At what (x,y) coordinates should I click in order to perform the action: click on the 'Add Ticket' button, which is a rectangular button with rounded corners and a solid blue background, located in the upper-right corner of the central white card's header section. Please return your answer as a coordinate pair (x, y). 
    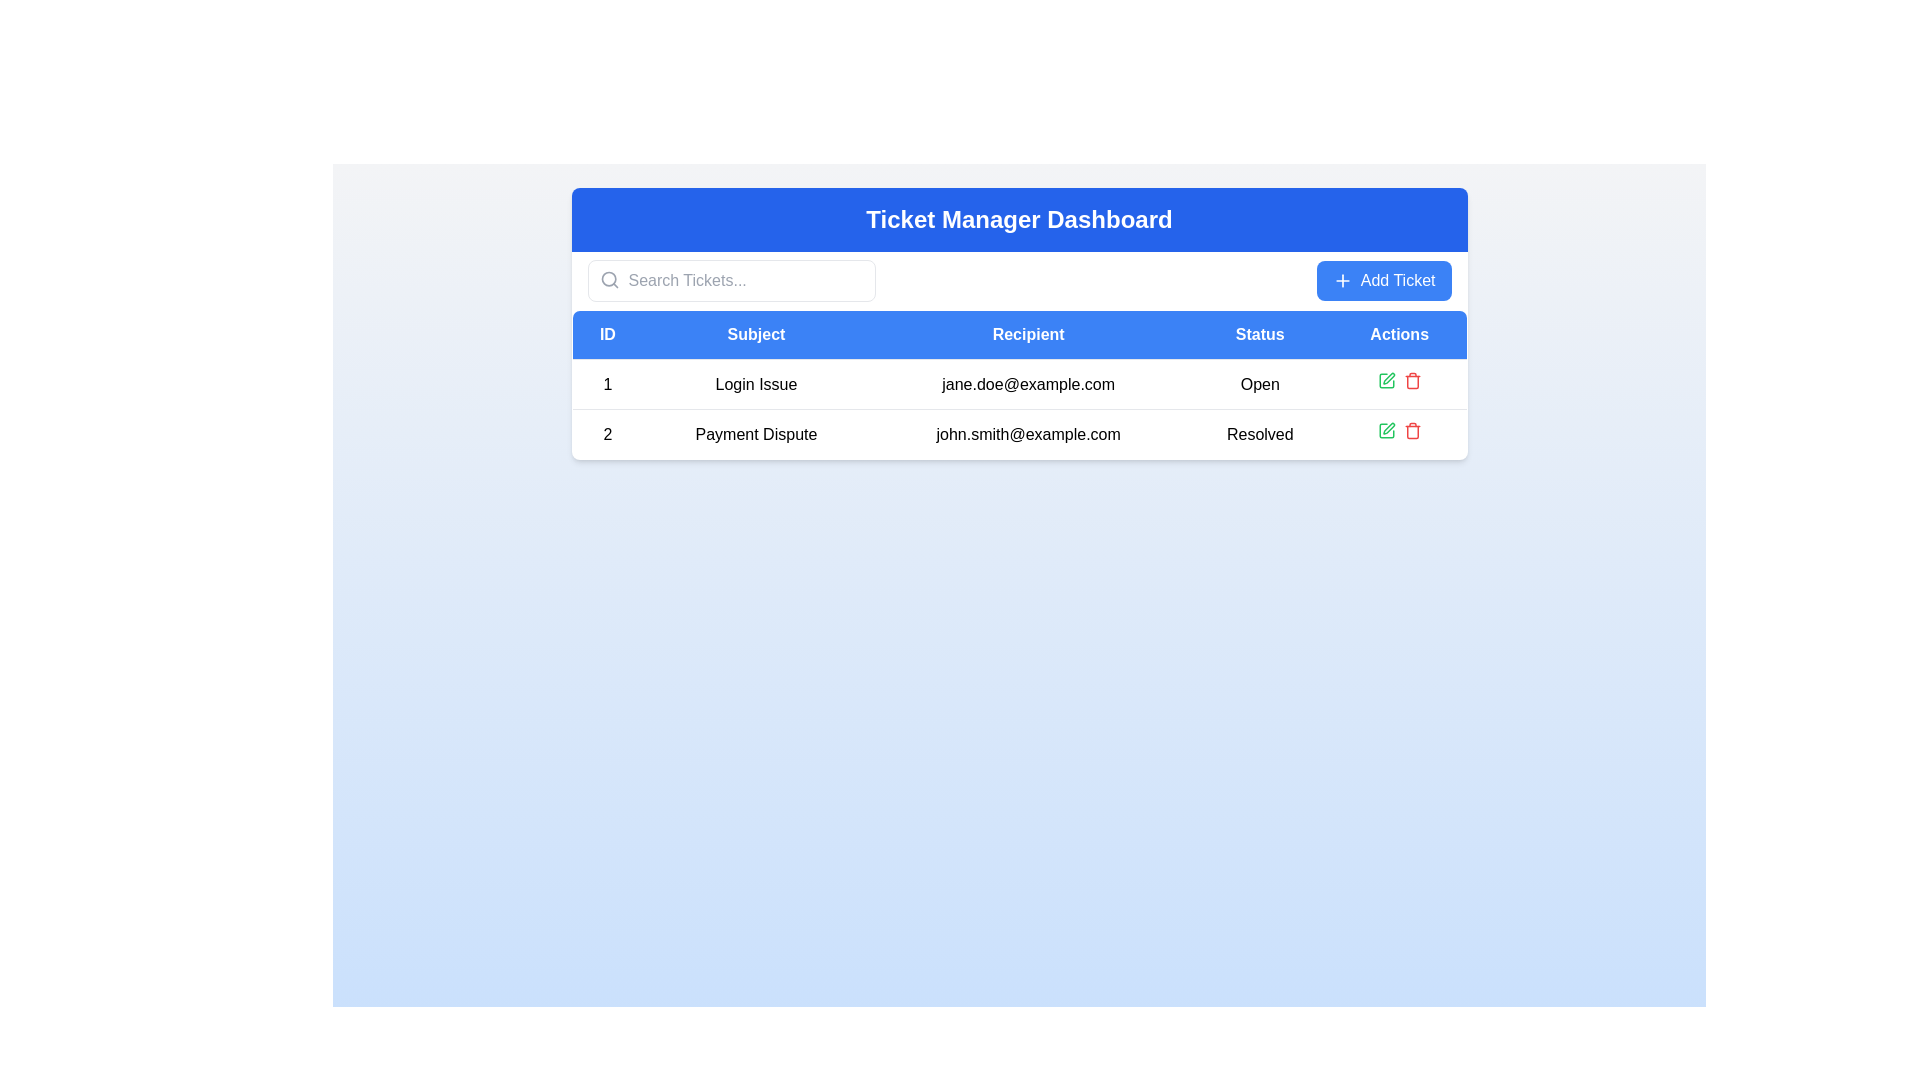
    Looking at the image, I should click on (1383, 281).